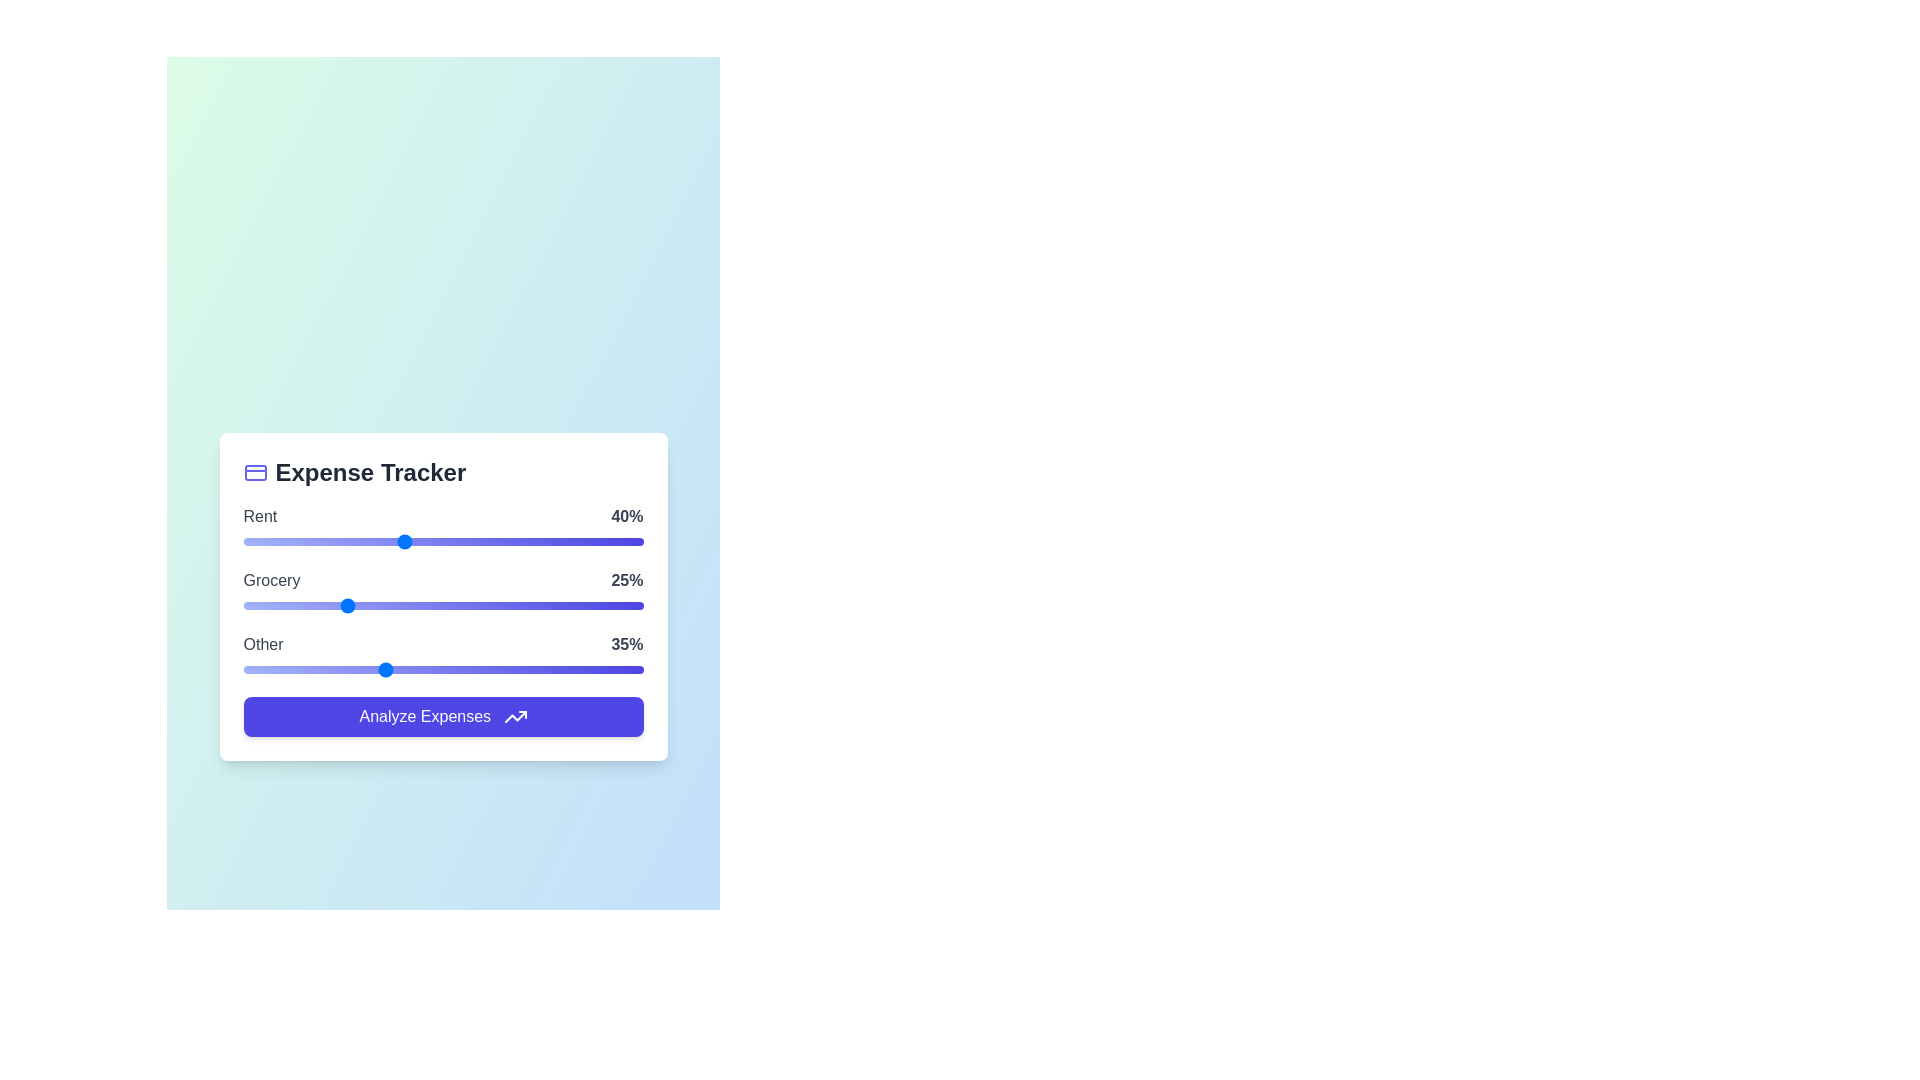  Describe the element at coordinates (442, 596) in the screenshot. I see `the gradient background to inspect its visual effect` at that location.